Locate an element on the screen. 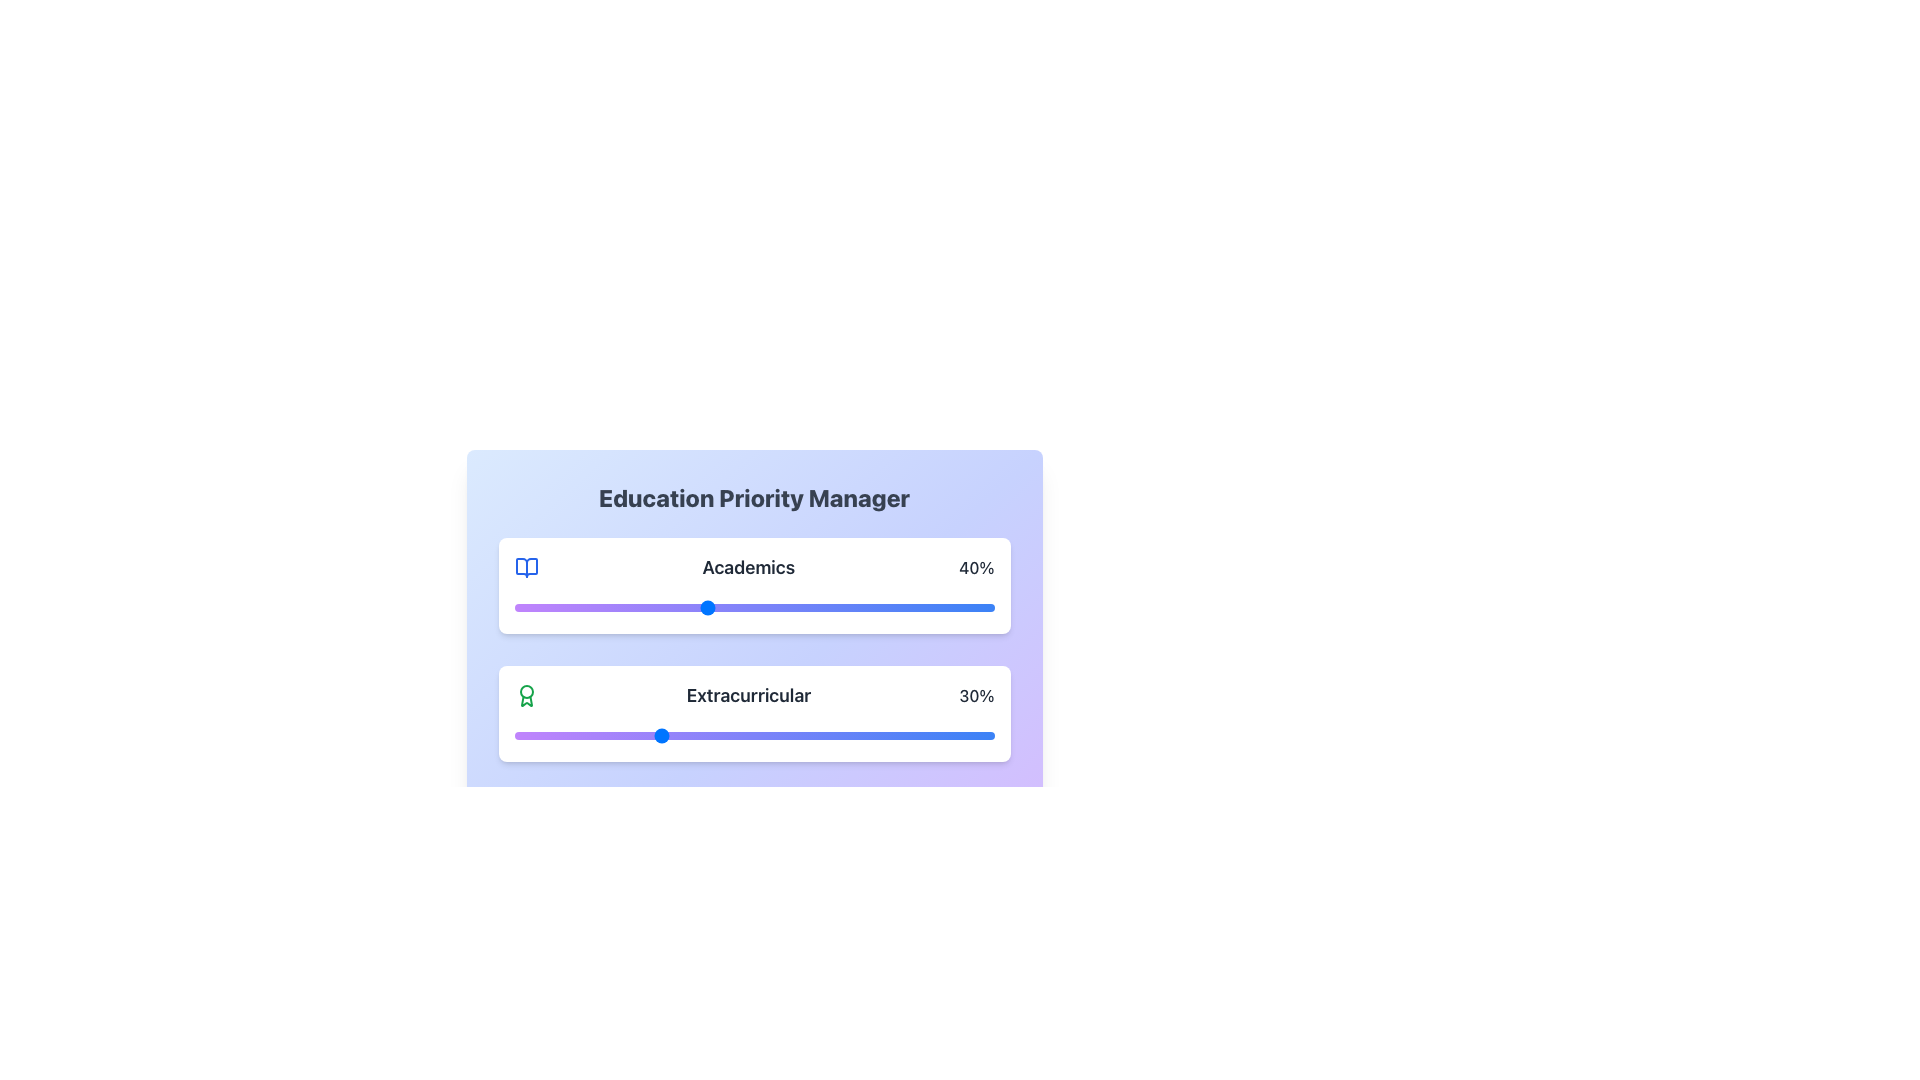  the open book icon is located at coordinates (526, 567).